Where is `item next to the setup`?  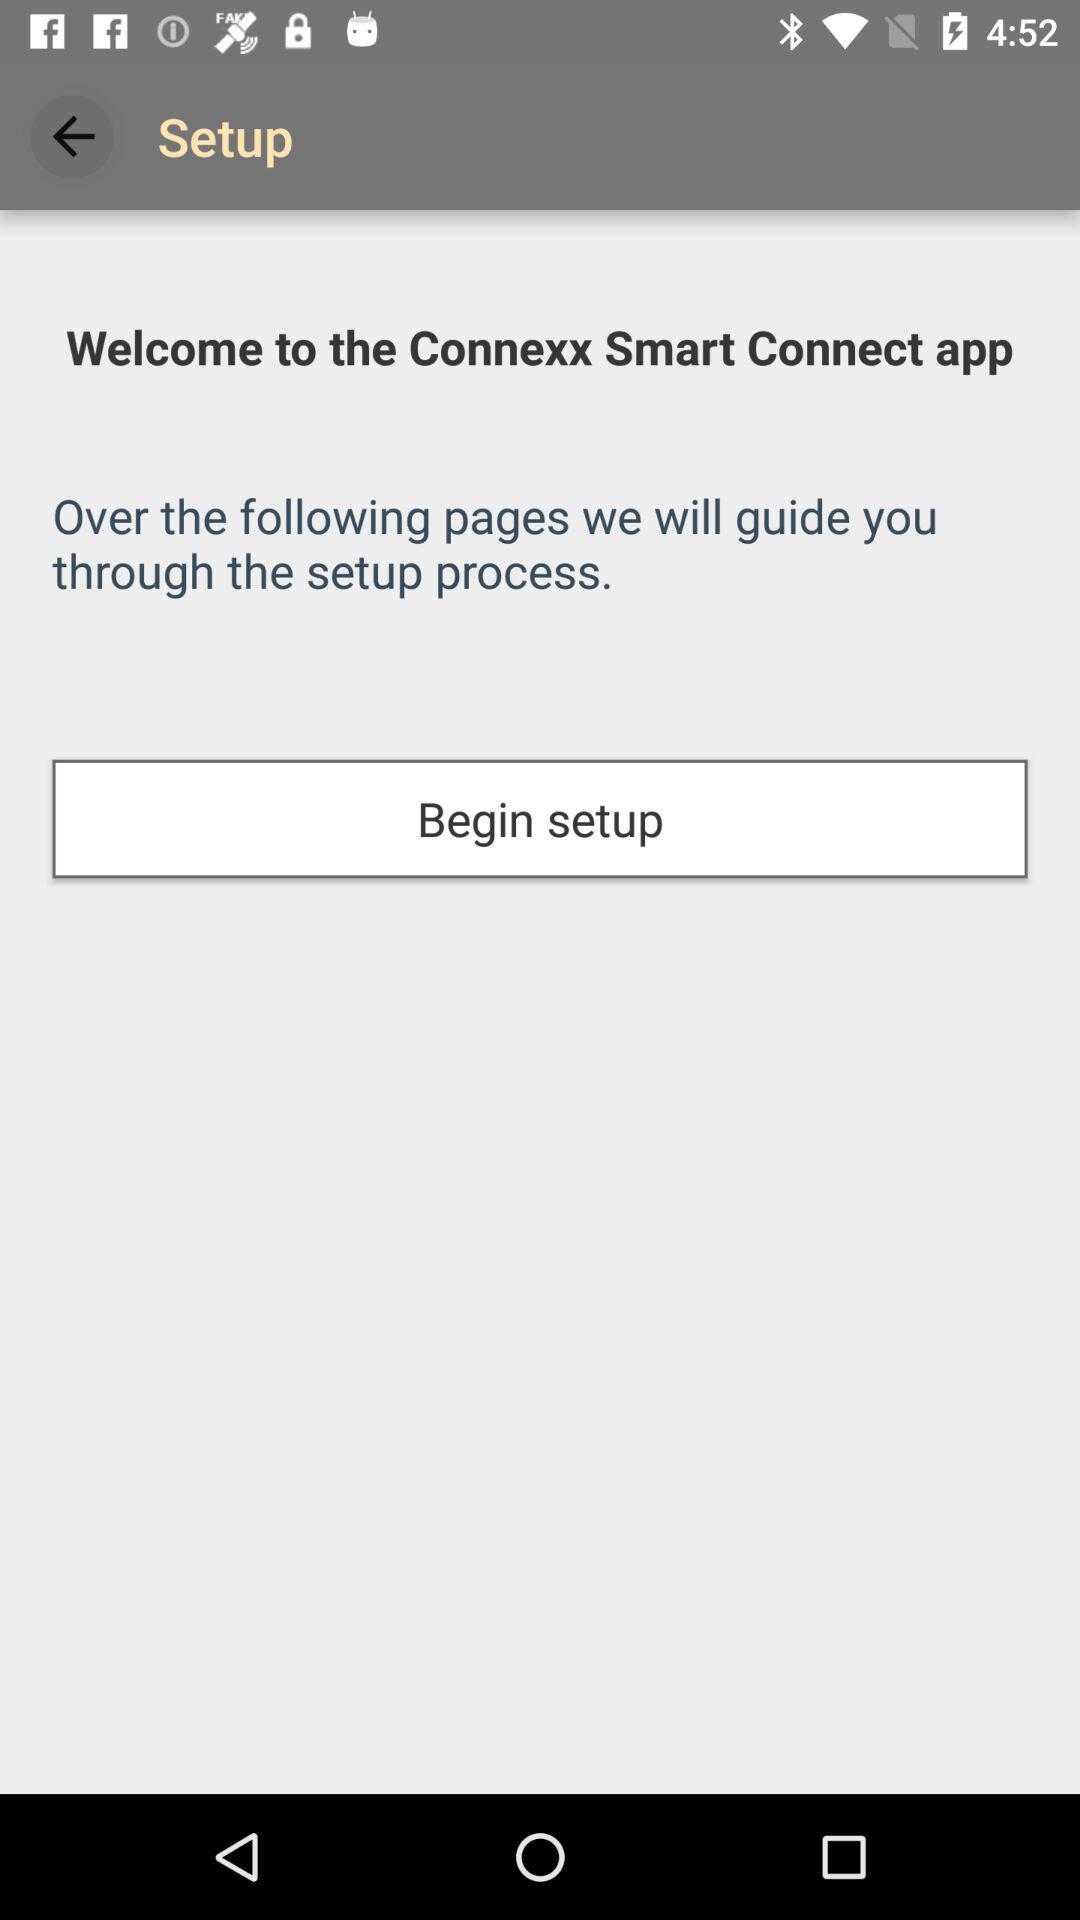
item next to the setup is located at coordinates (72, 135).